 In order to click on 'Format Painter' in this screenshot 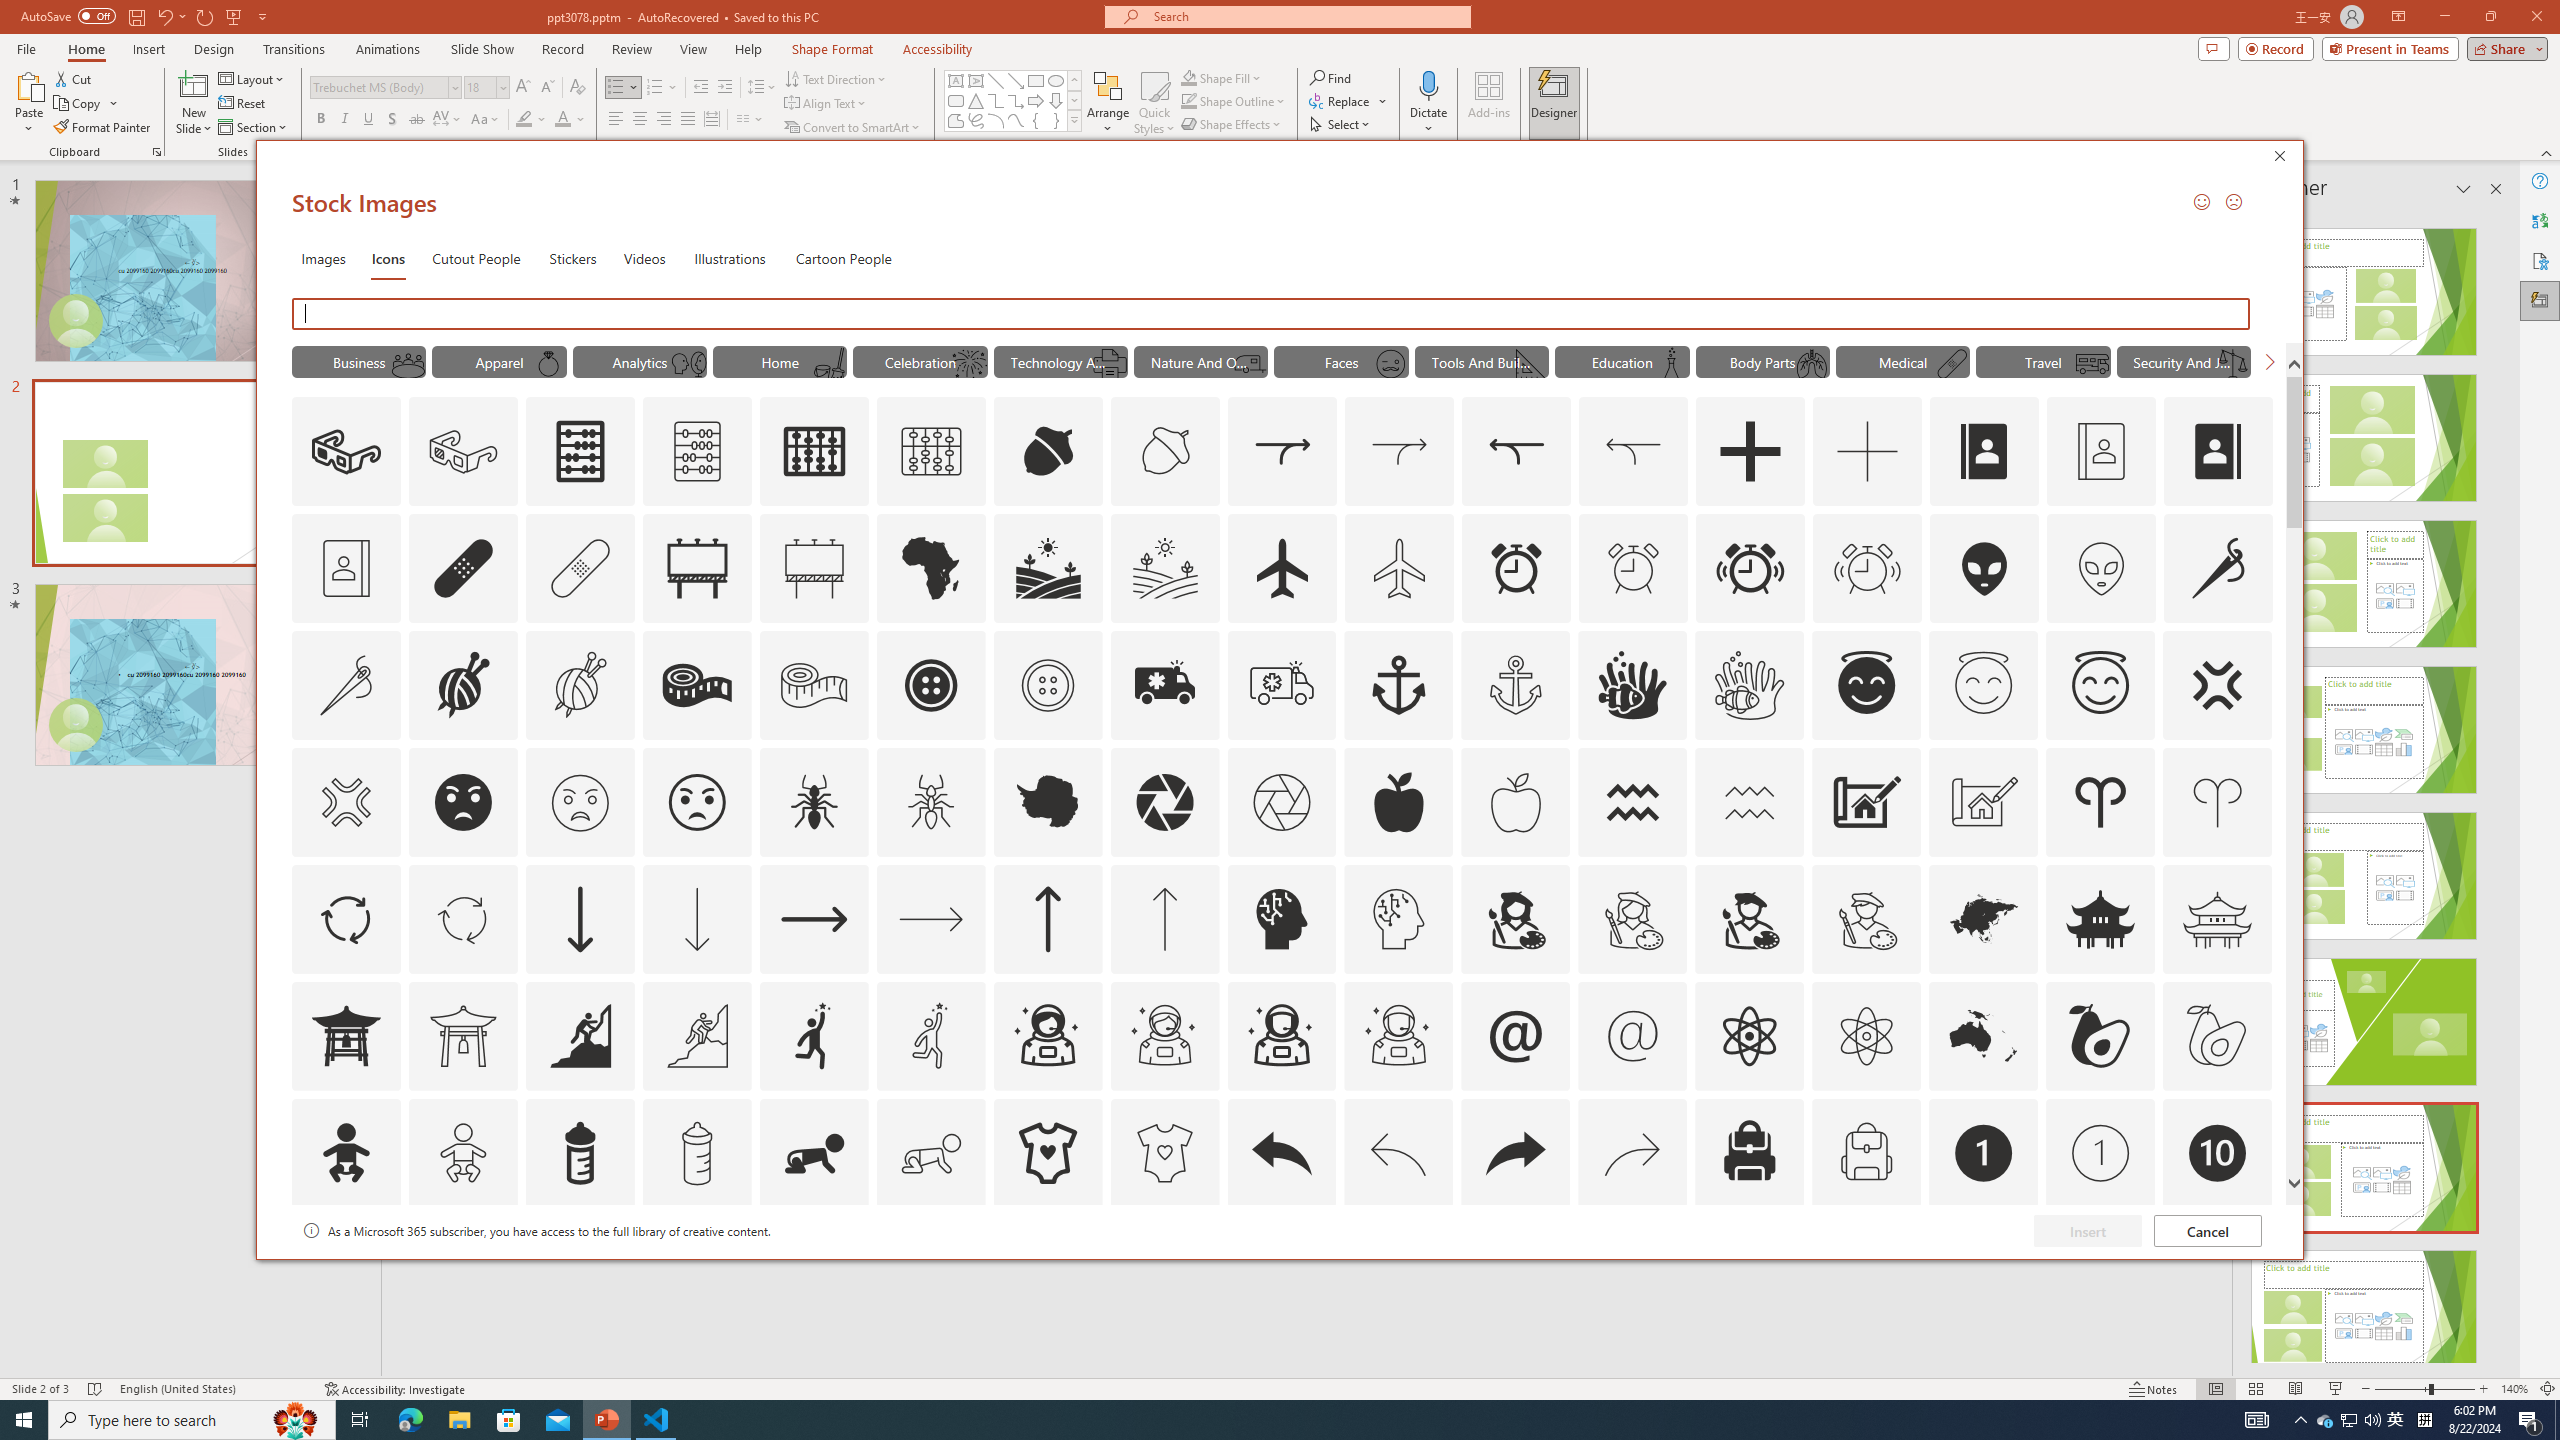, I will do `click(102, 127)`.